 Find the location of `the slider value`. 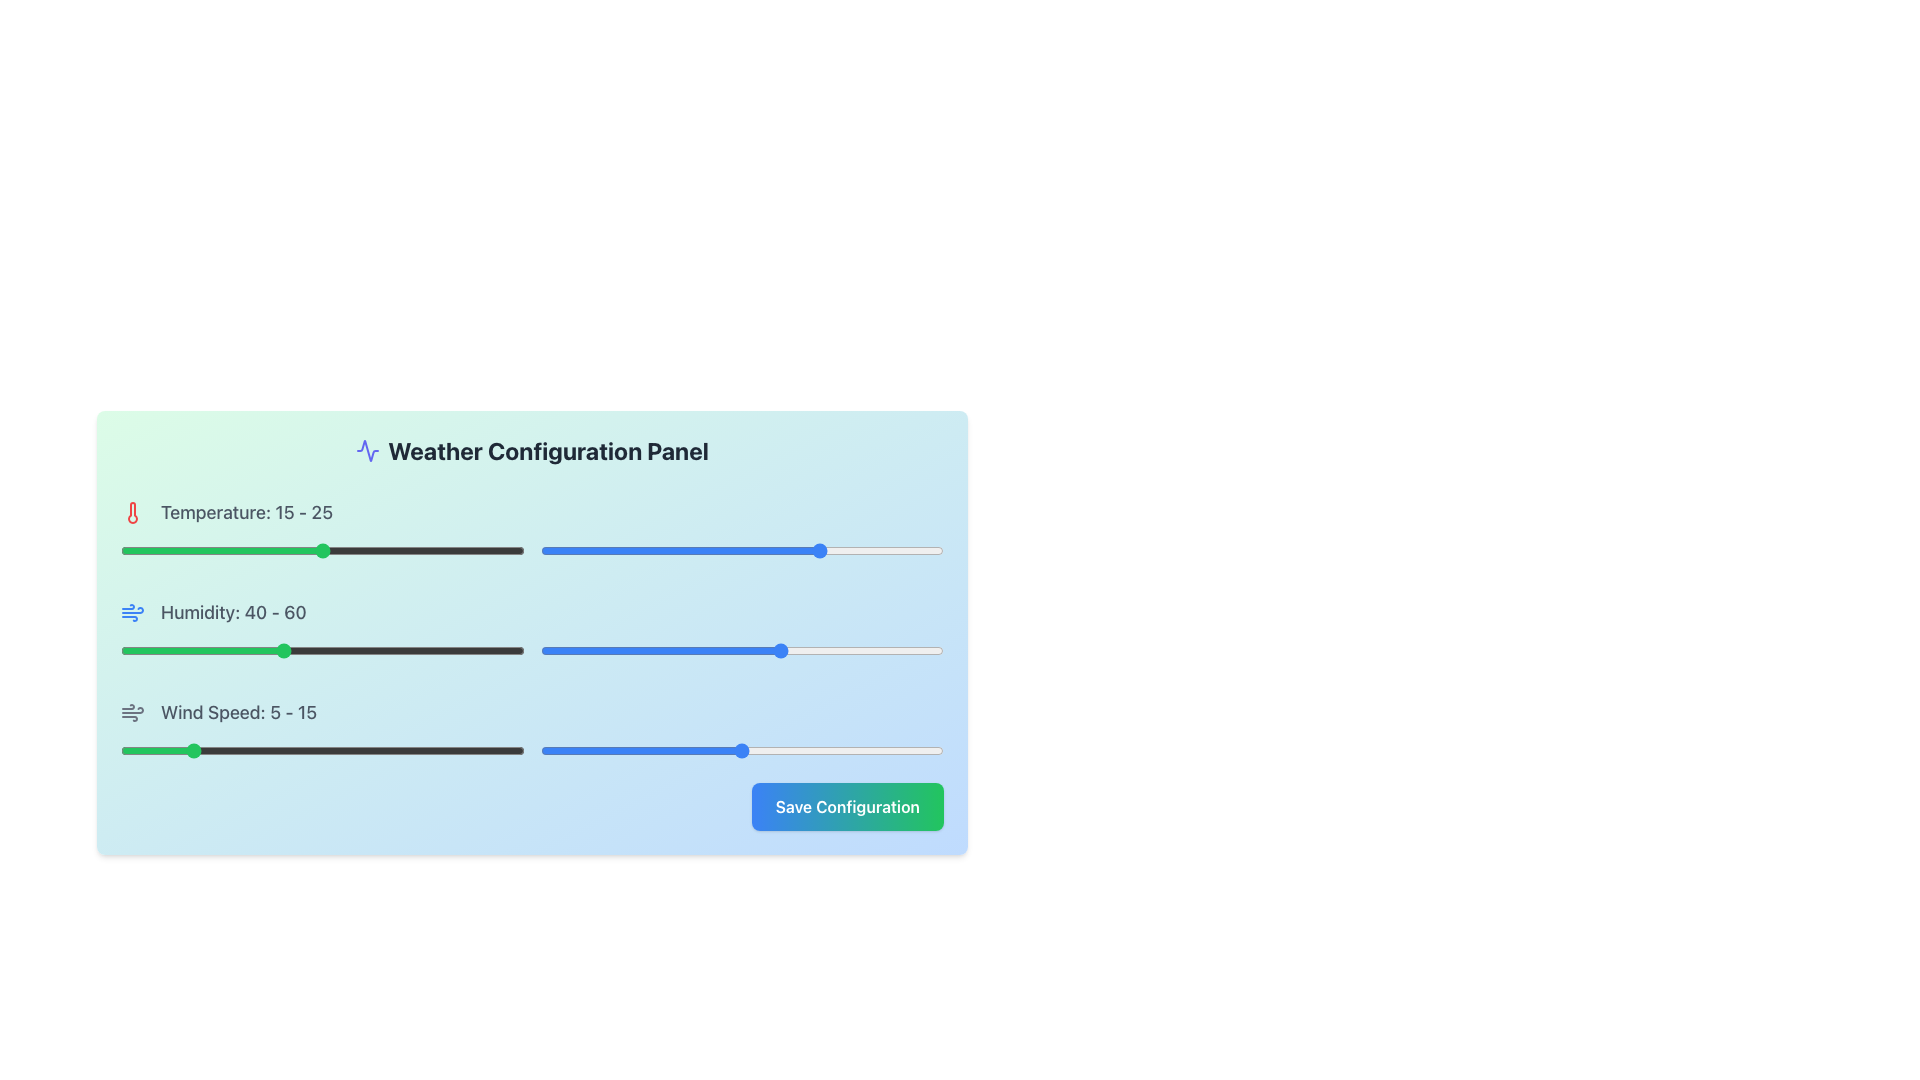

the slider value is located at coordinates (916, 751).